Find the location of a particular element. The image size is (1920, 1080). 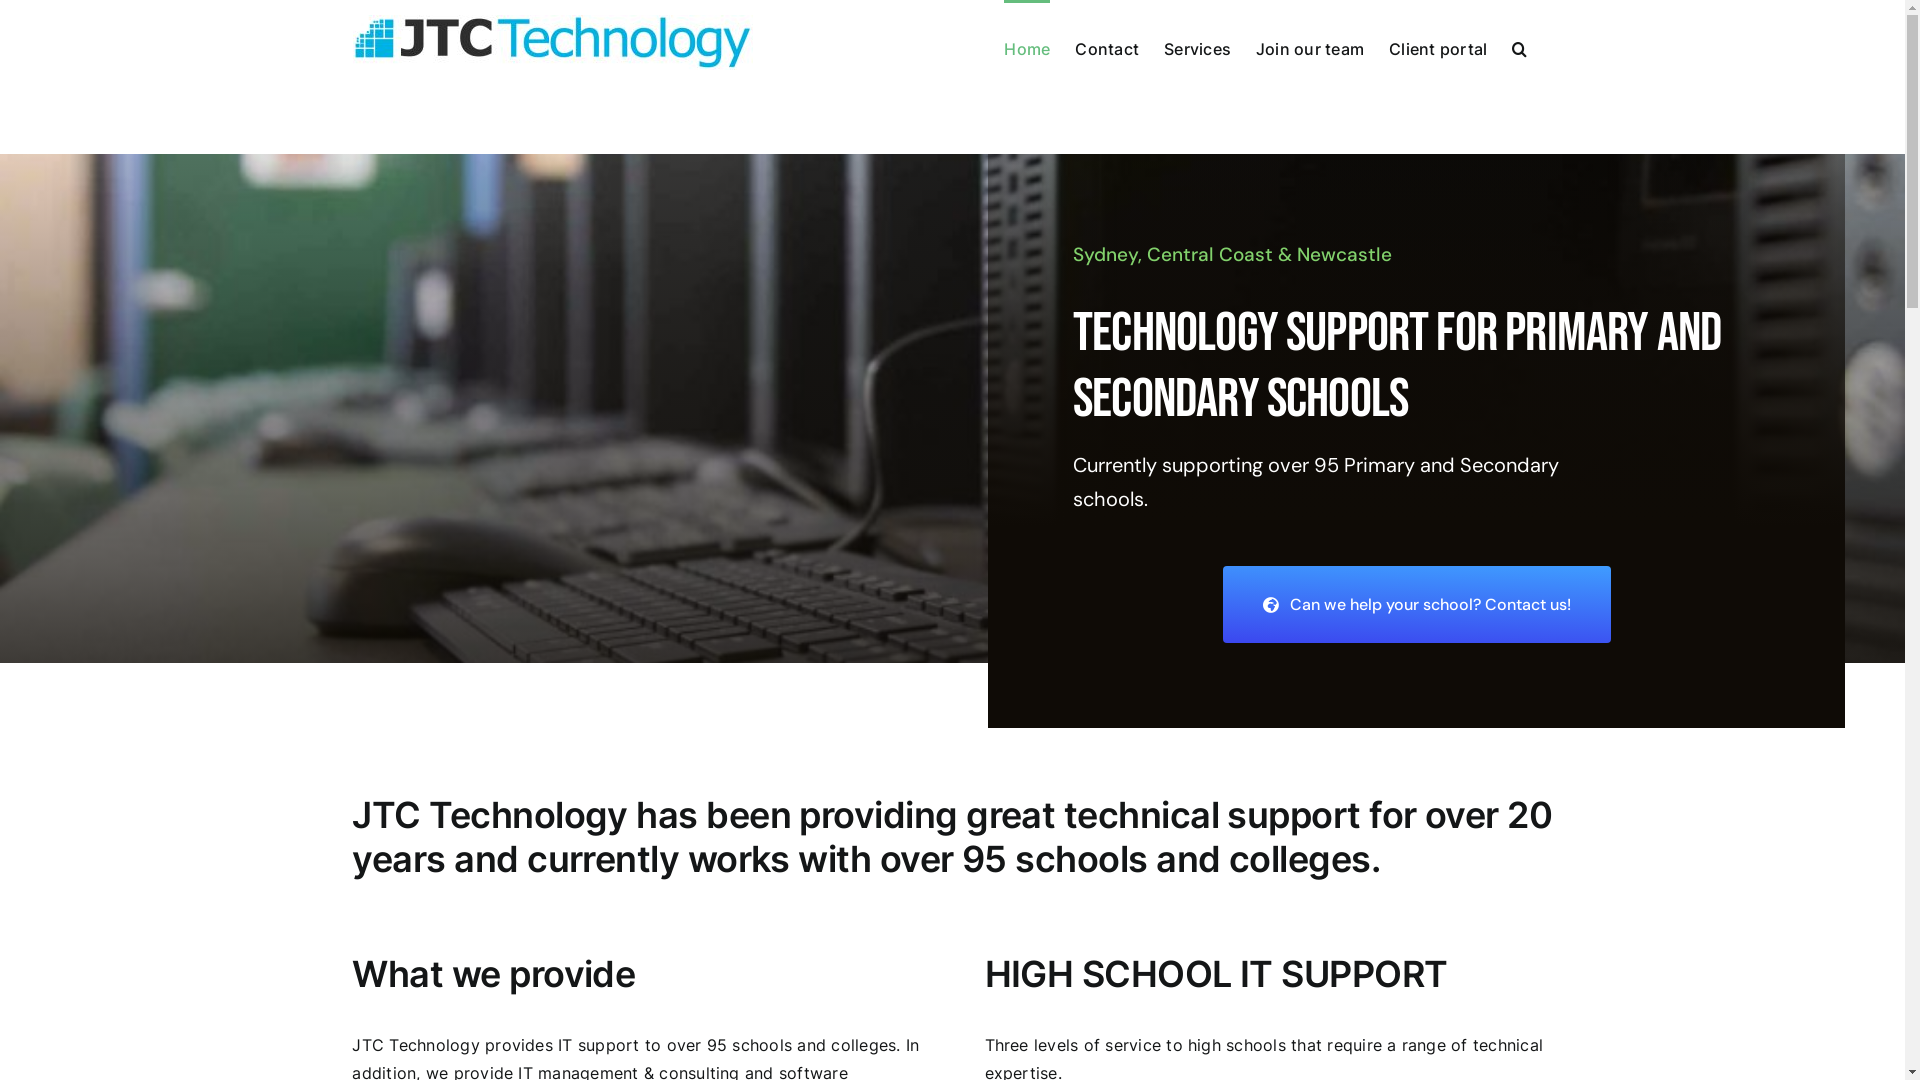

'Home' is located at coordinates (1003, 45).